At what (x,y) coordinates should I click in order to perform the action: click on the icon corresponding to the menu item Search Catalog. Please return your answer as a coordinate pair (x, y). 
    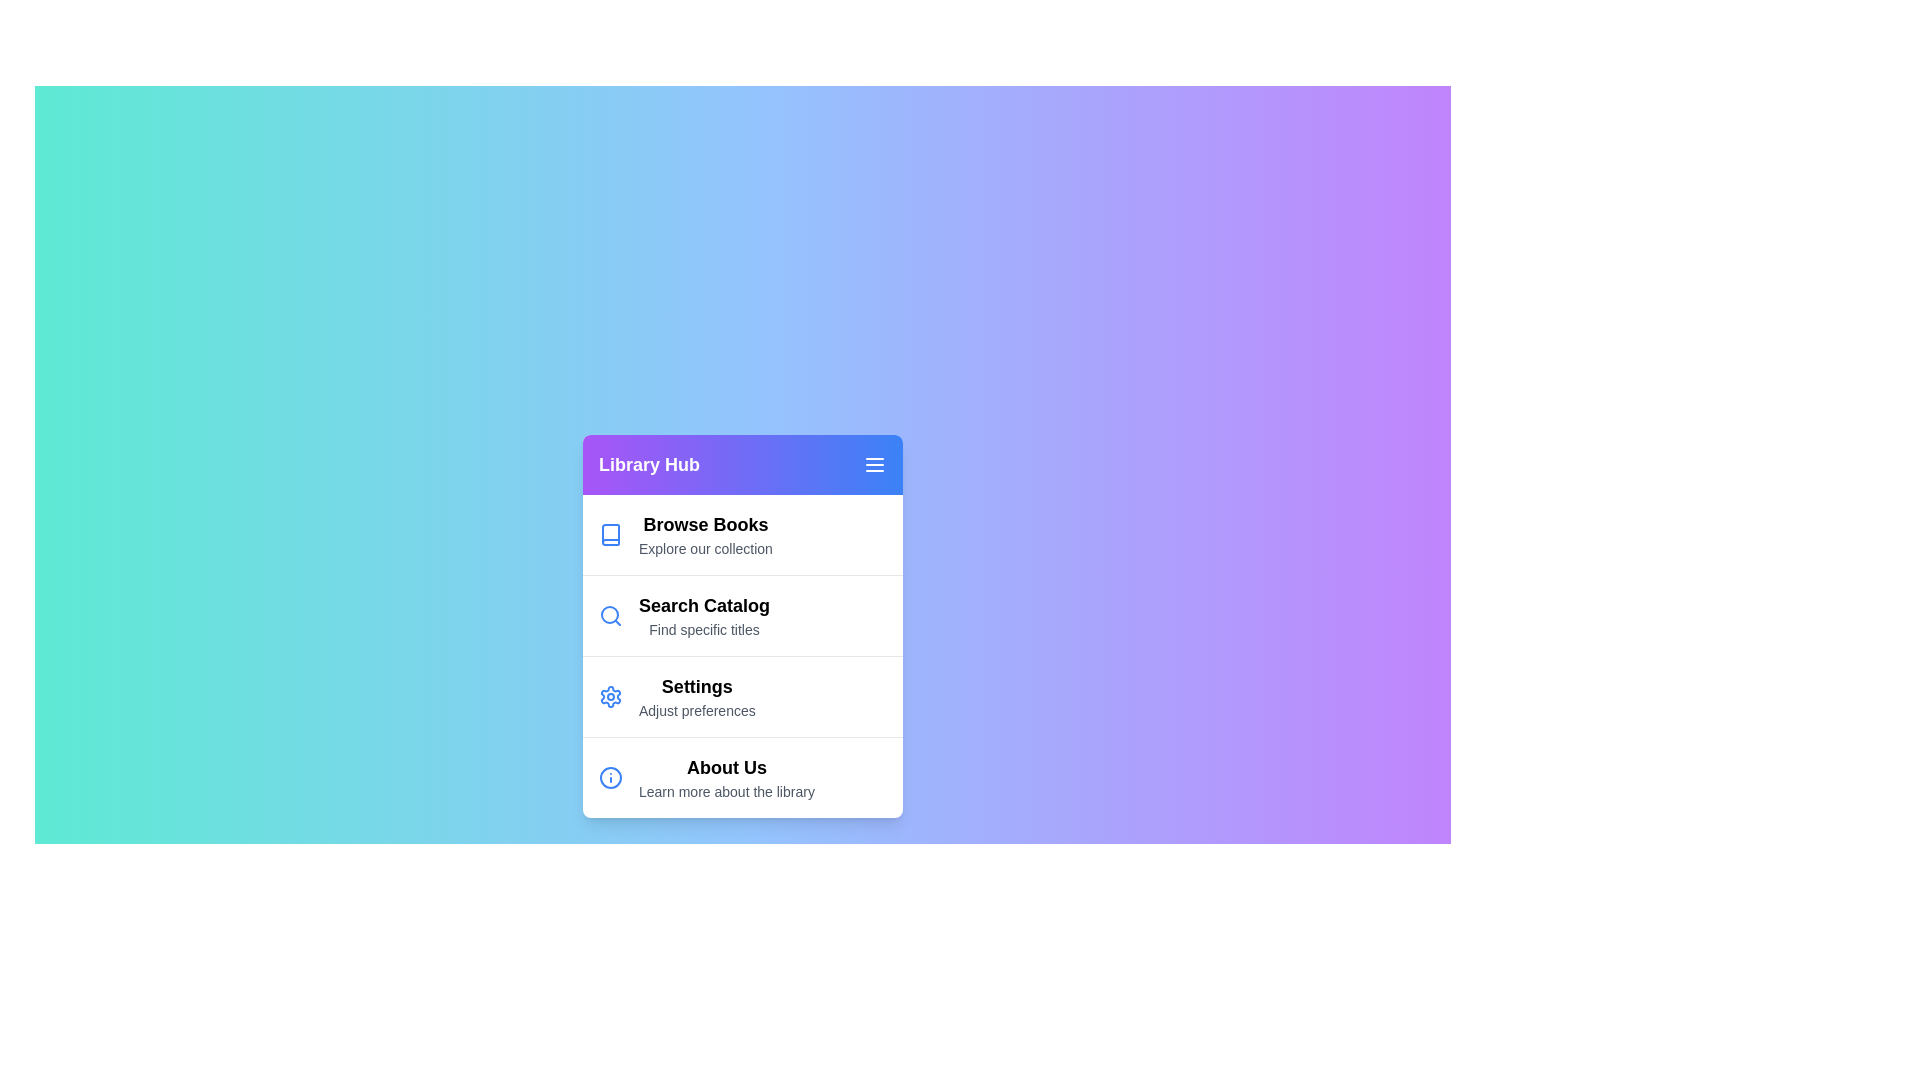
    Looking at the image, I should click on (609, 614).